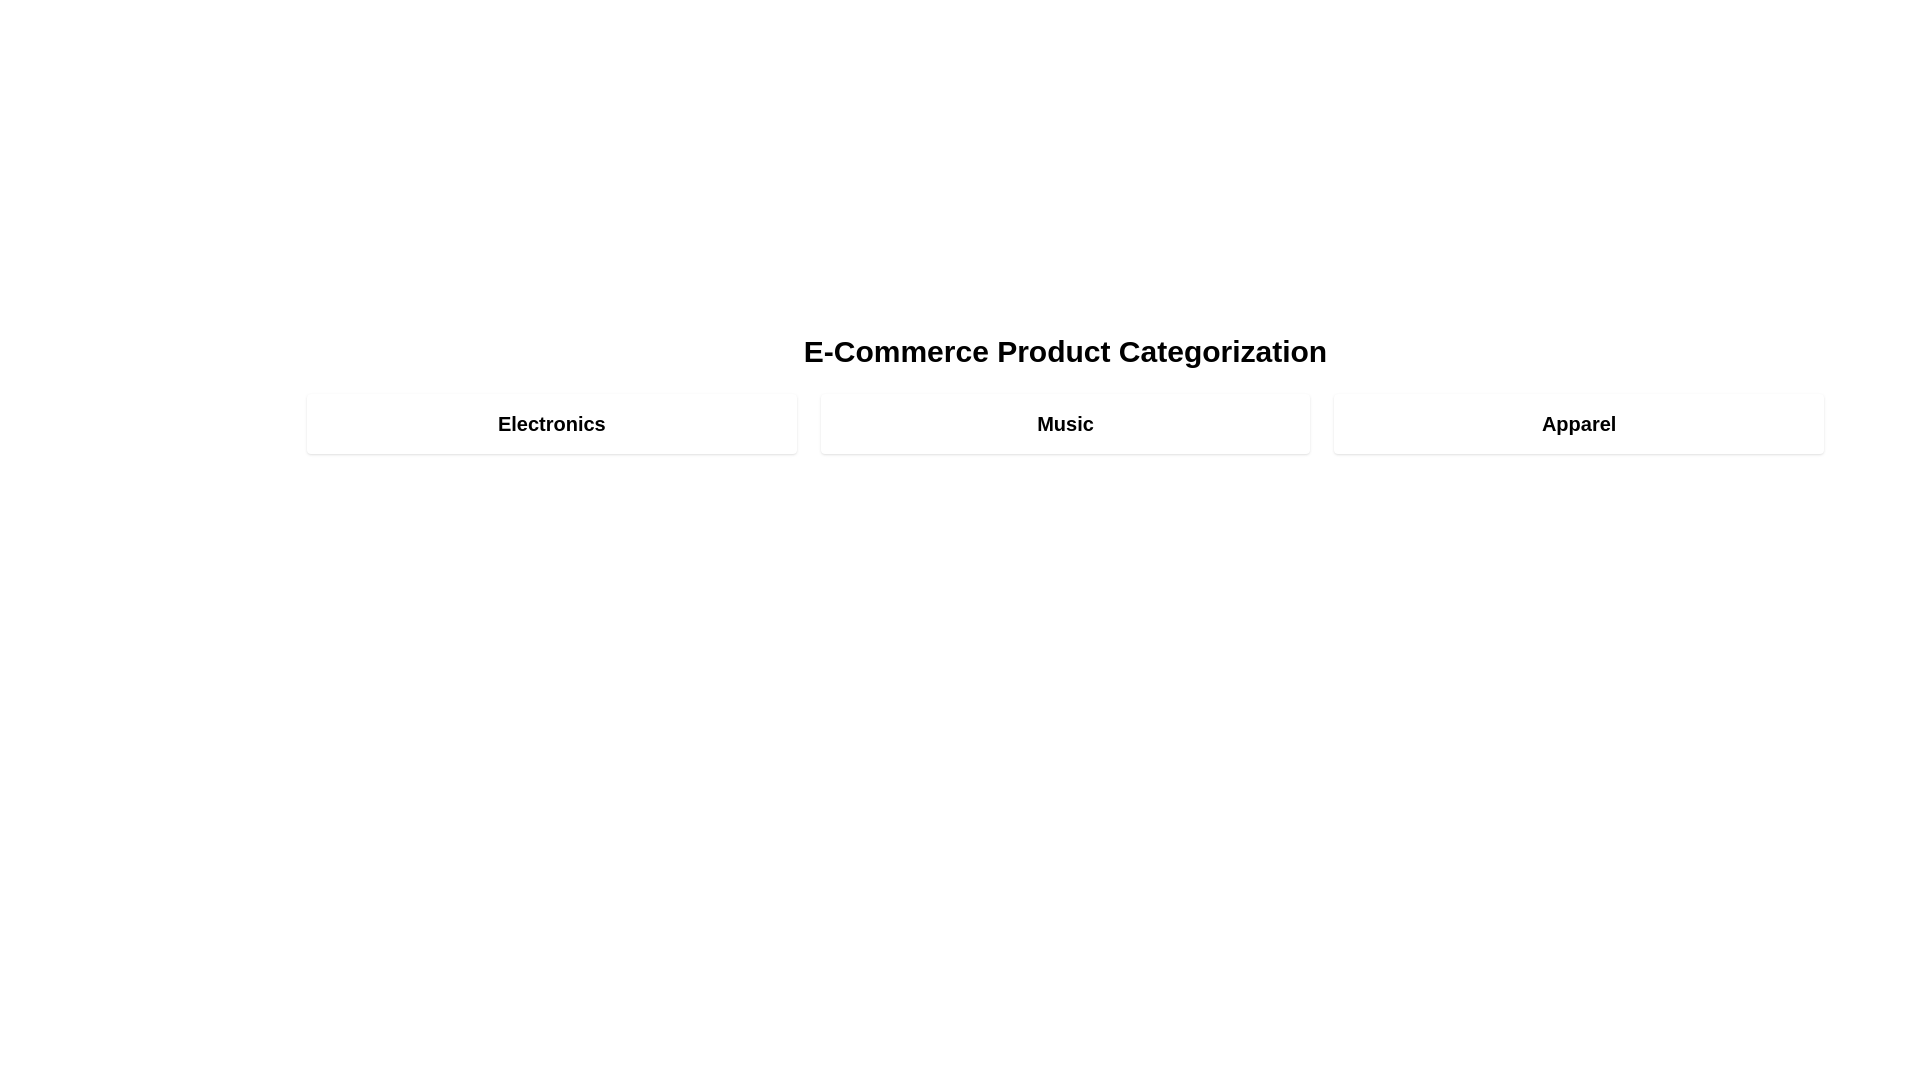 This screenshot has height=1080, width=1920. Describe the element at coordinates (551, 423) in the screenshot. I see `the category Electronics to view its details` at that location.